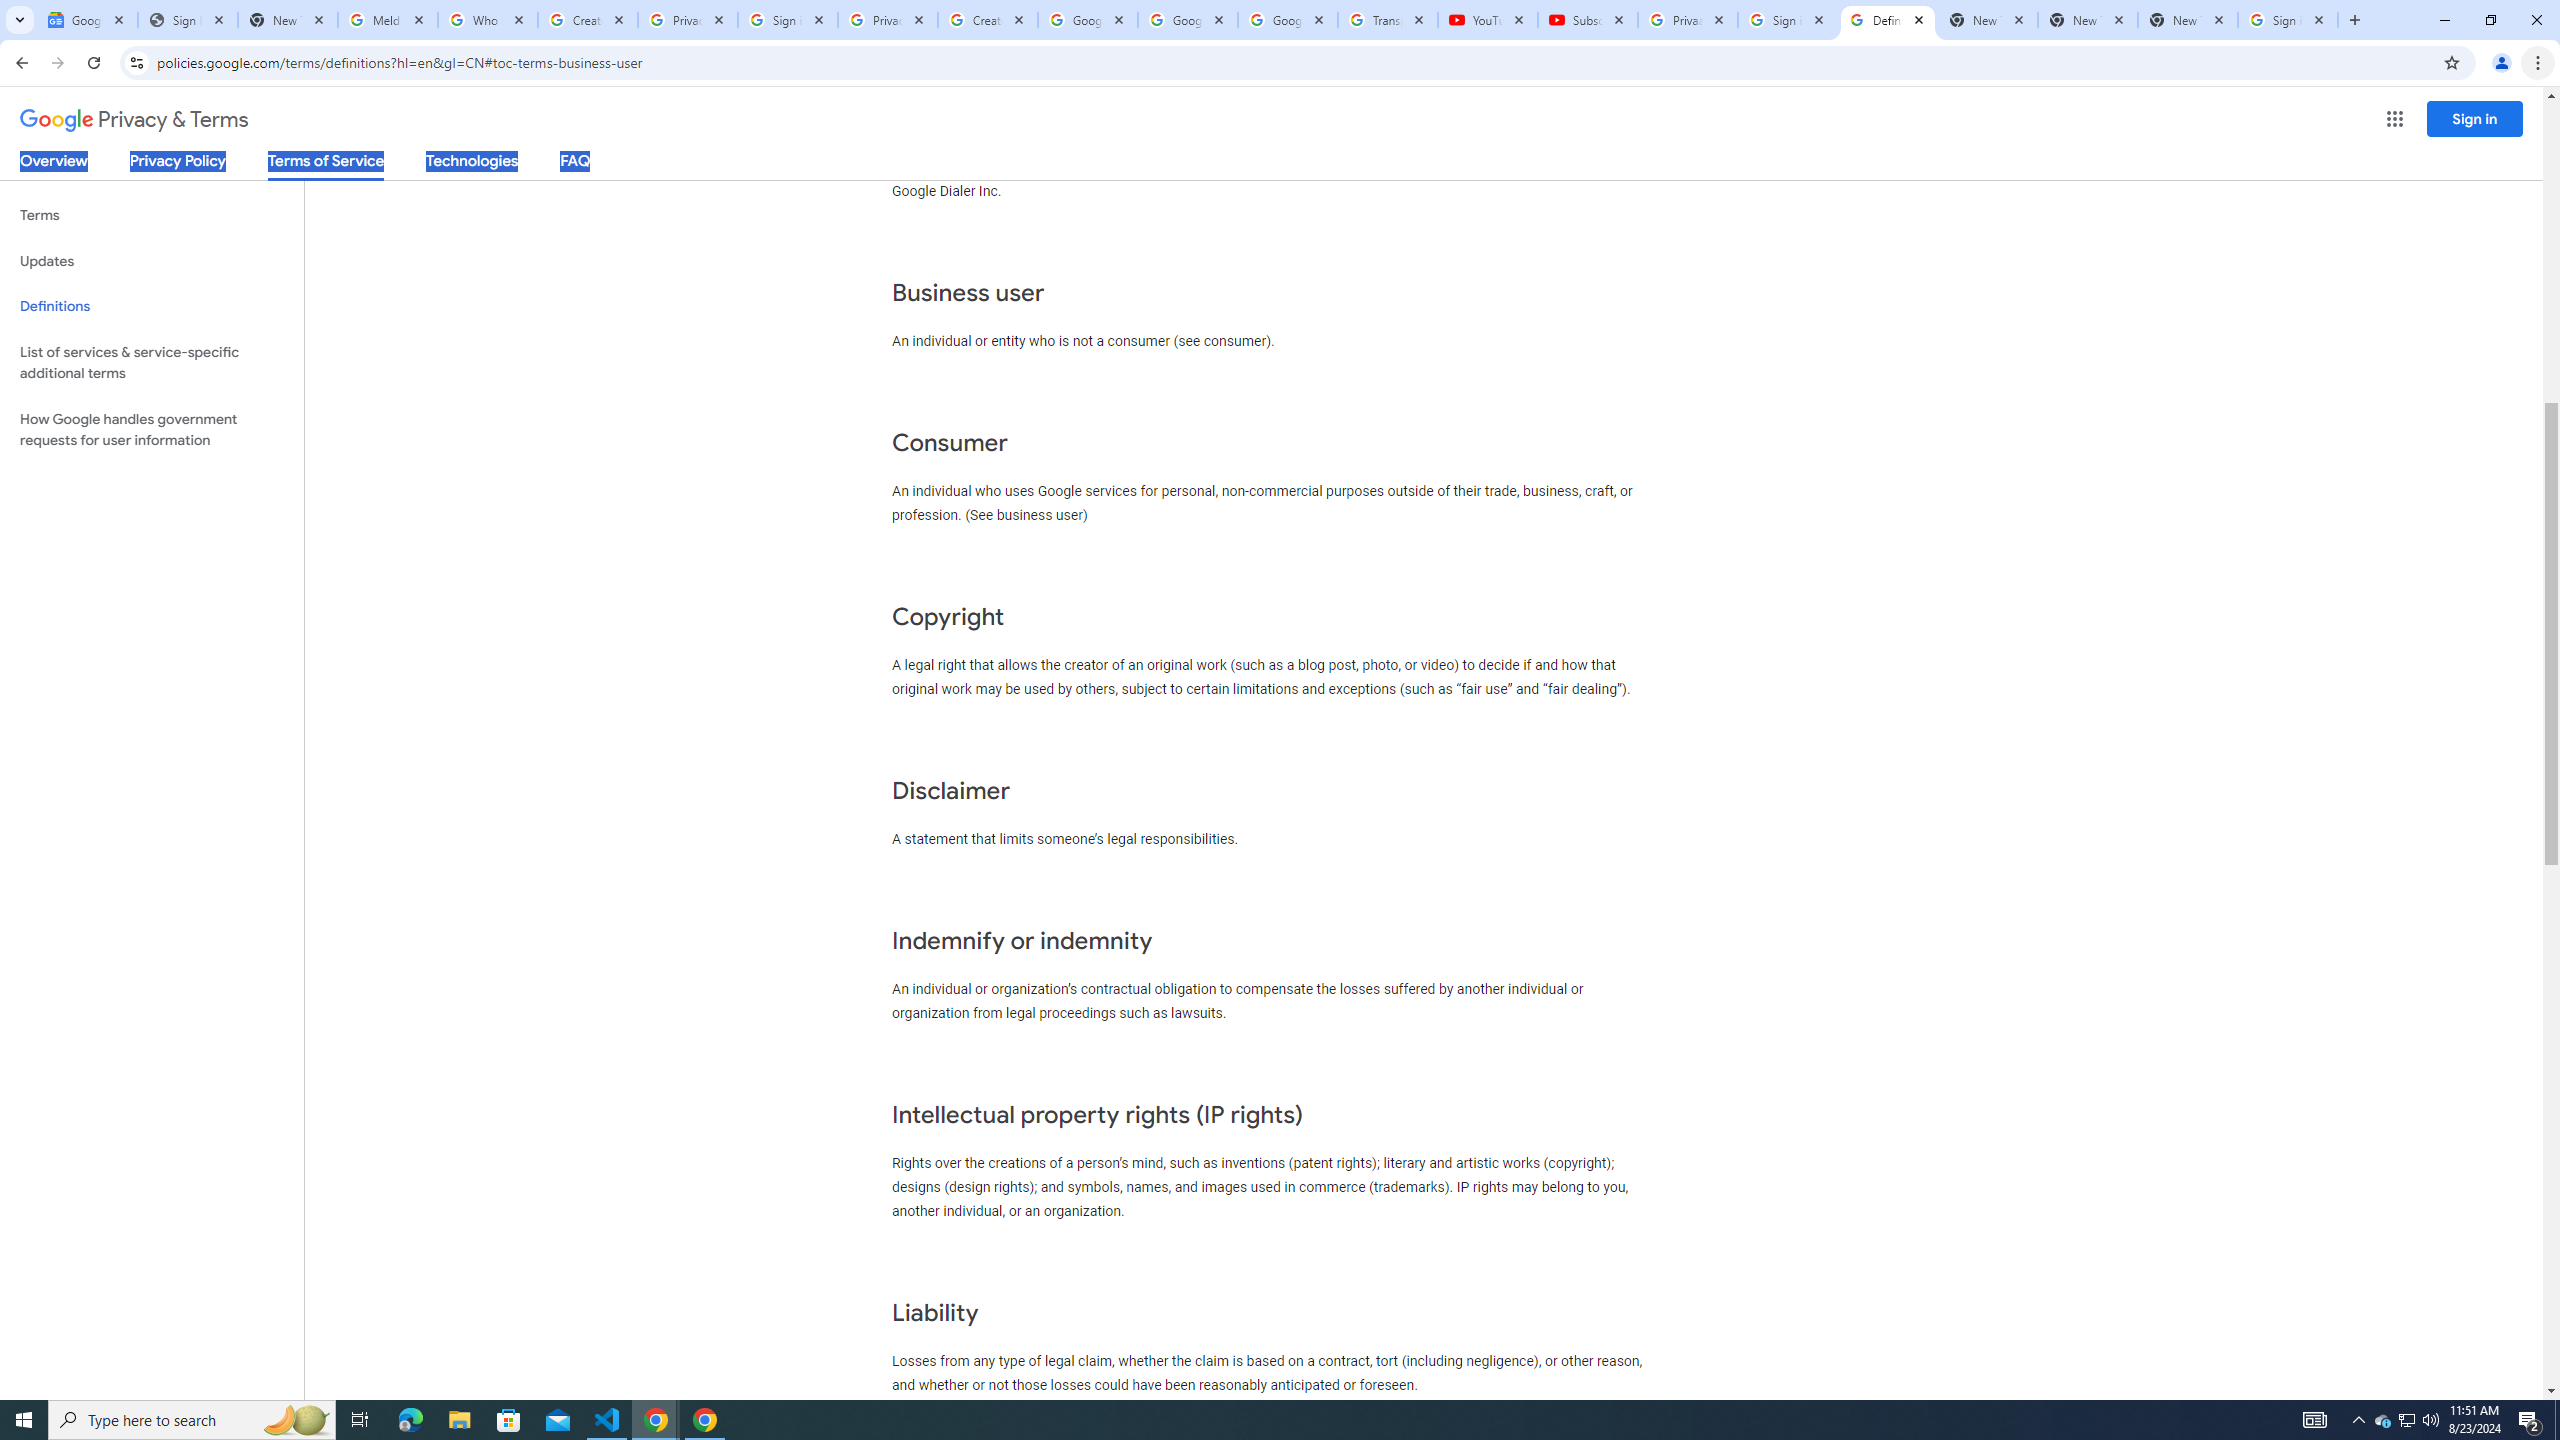 The width and height of the screenshot is (2560, 1440). What do you see at coordinates (1586, 19) in the screenshot?
I see `'Subscriptions - YouTube'` at bounding box center [1586, 19].